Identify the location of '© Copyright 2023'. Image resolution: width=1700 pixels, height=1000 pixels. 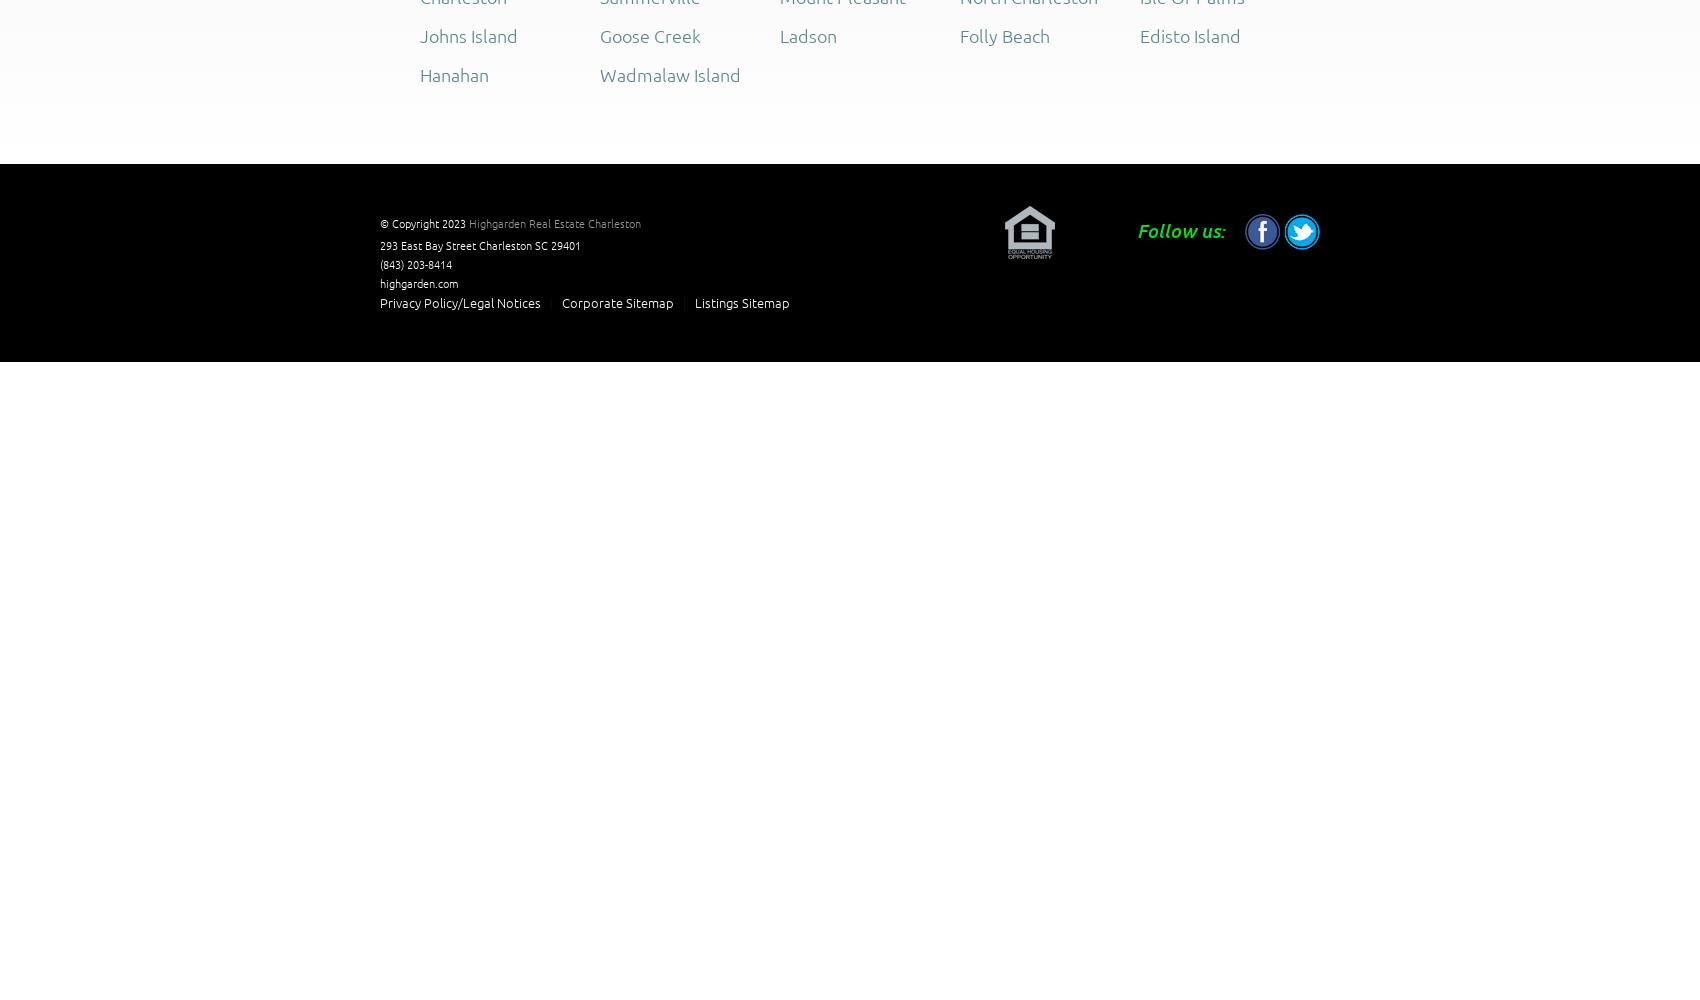
(423, 222).